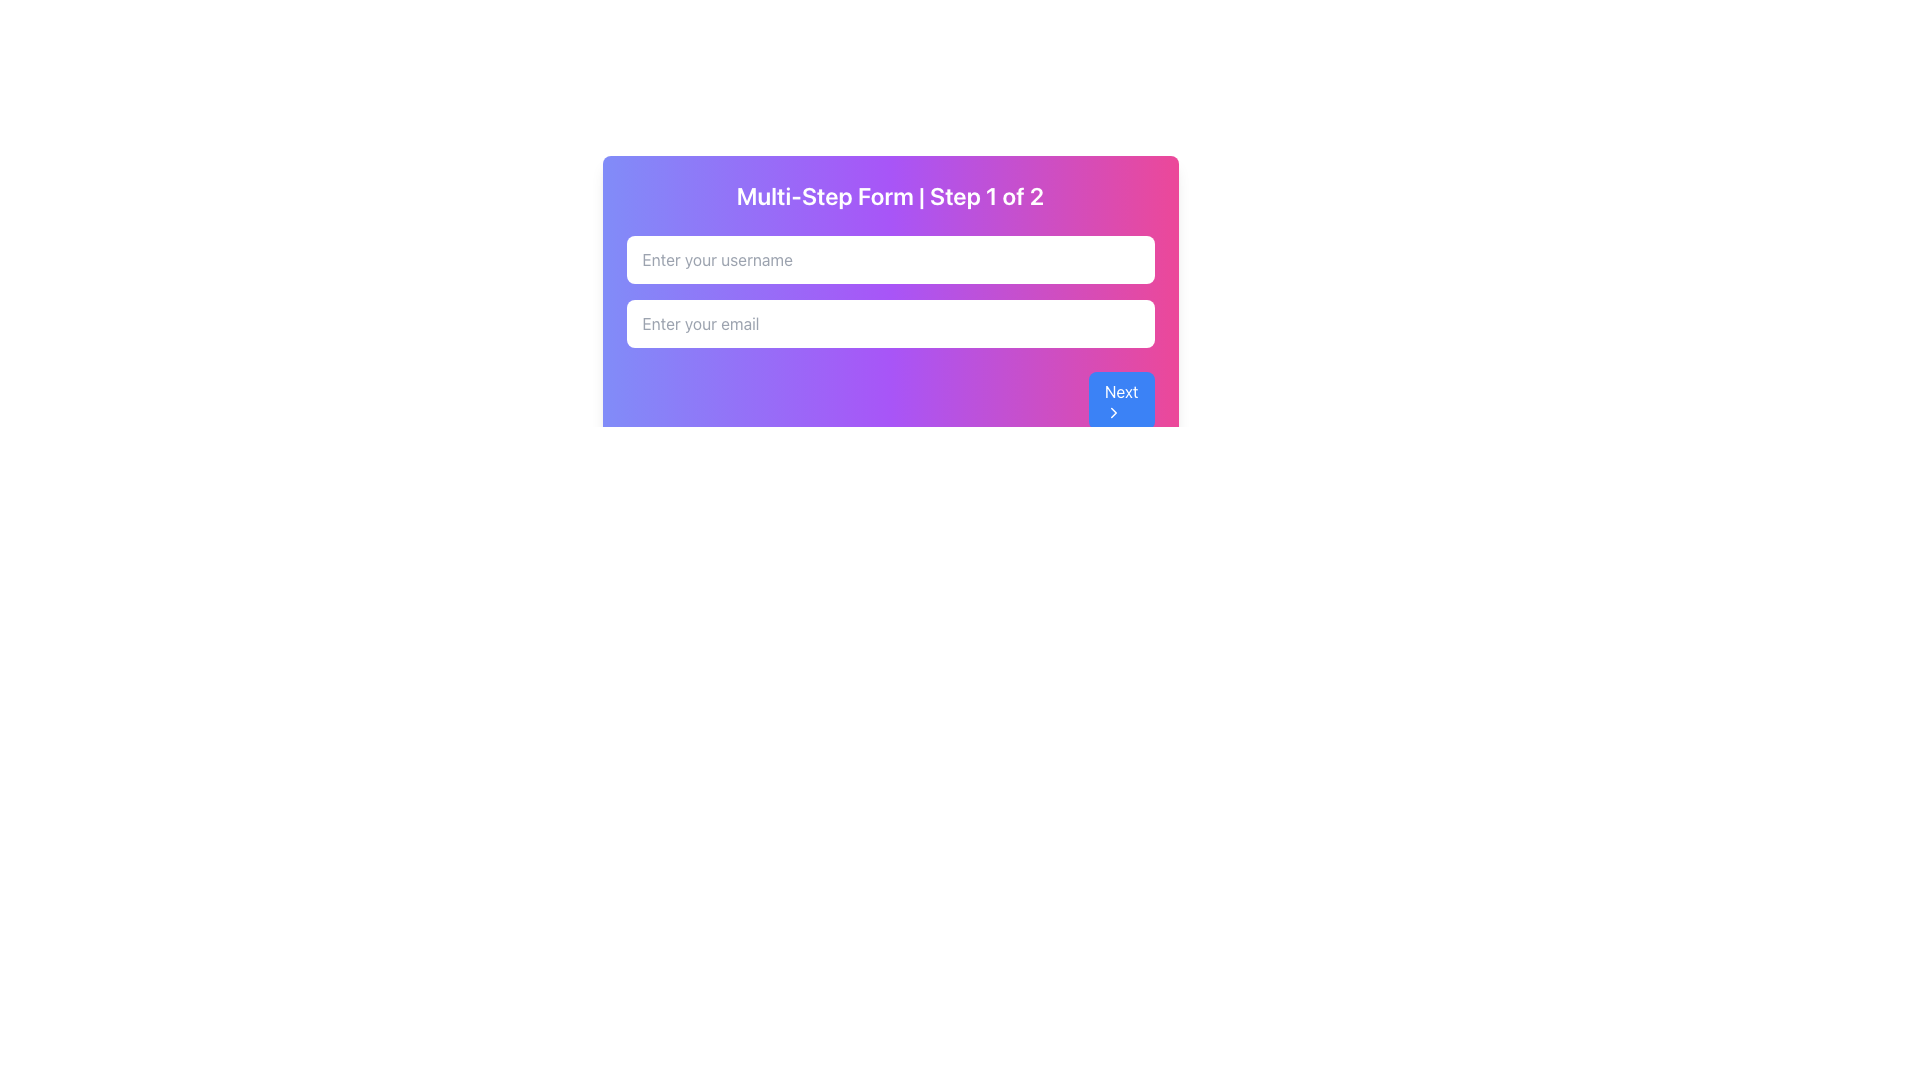 The height and width of the screenshot is (1080, 1920). I want to click on the 'Next' button located in the bottom-right corner of the multi-step form interface, so click(1112, 411).